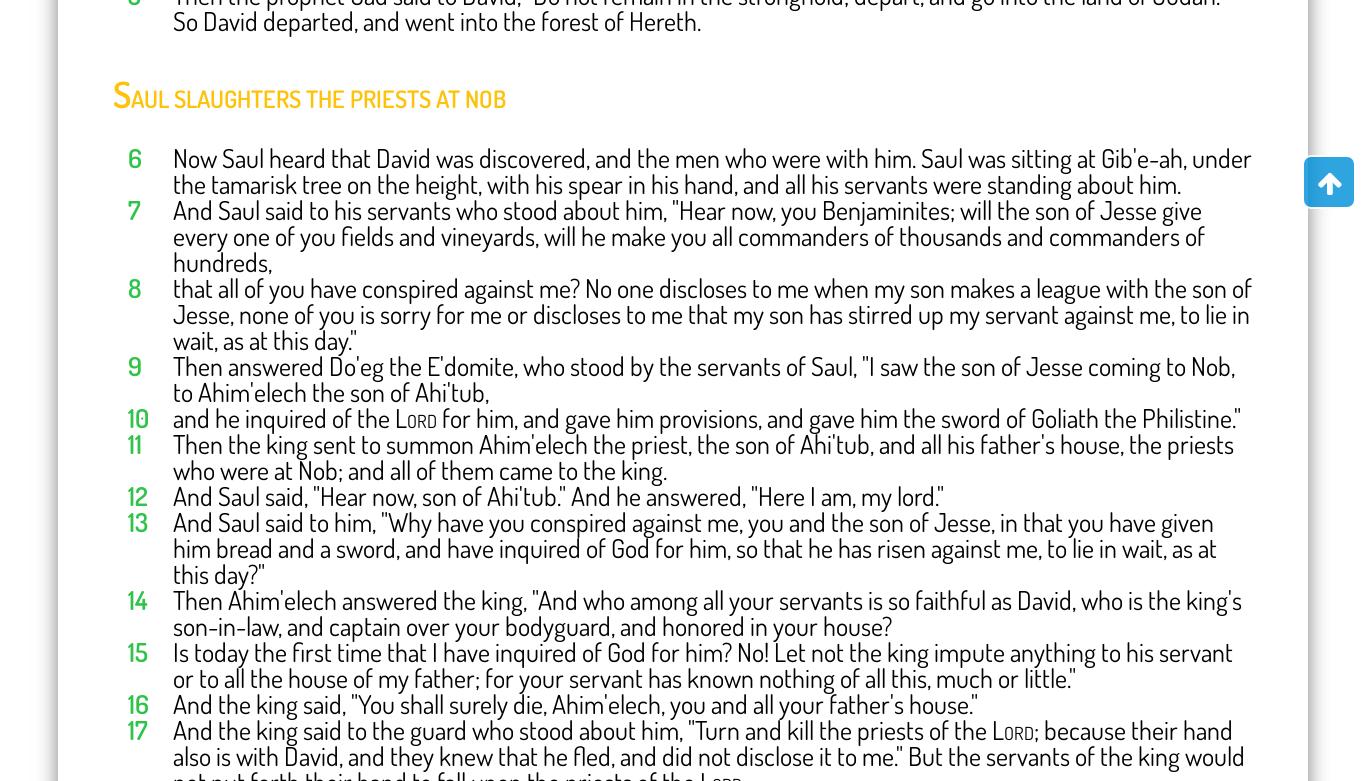  I want to click on 'and he inquired of the', so click(283, 415).